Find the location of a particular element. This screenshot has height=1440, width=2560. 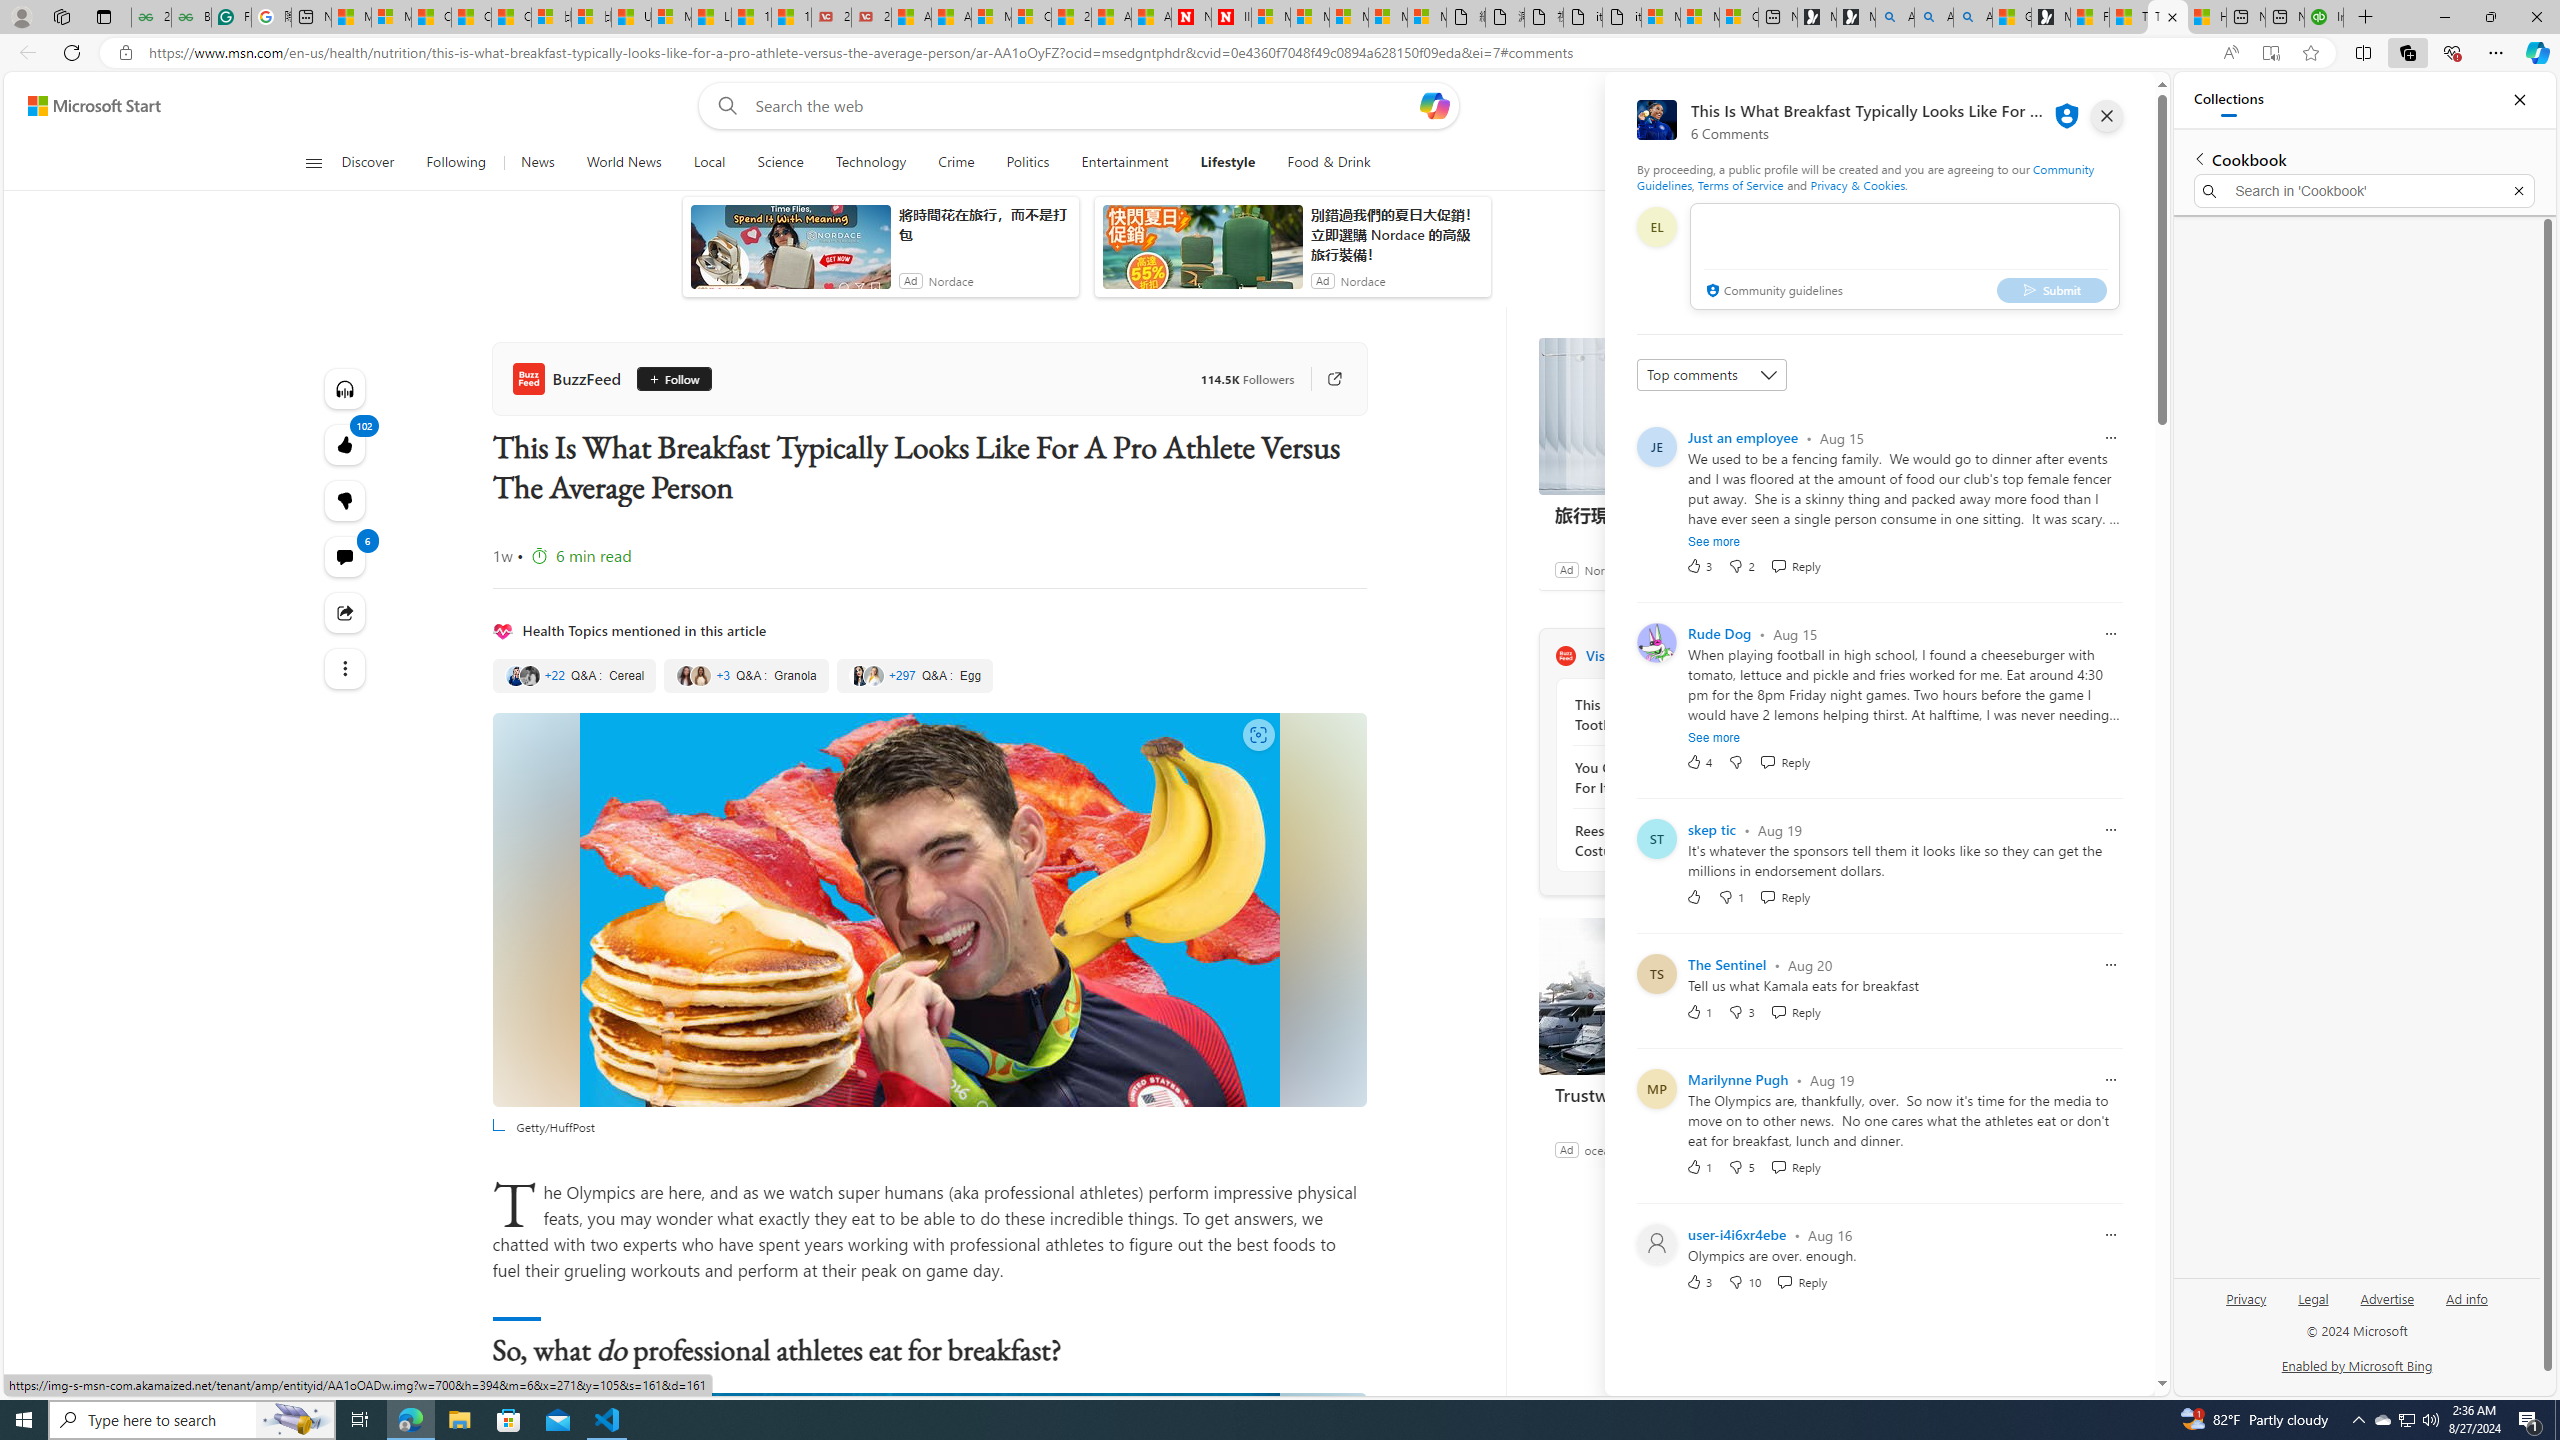

'BuzzFeed' is located at coordinates (570, 378).